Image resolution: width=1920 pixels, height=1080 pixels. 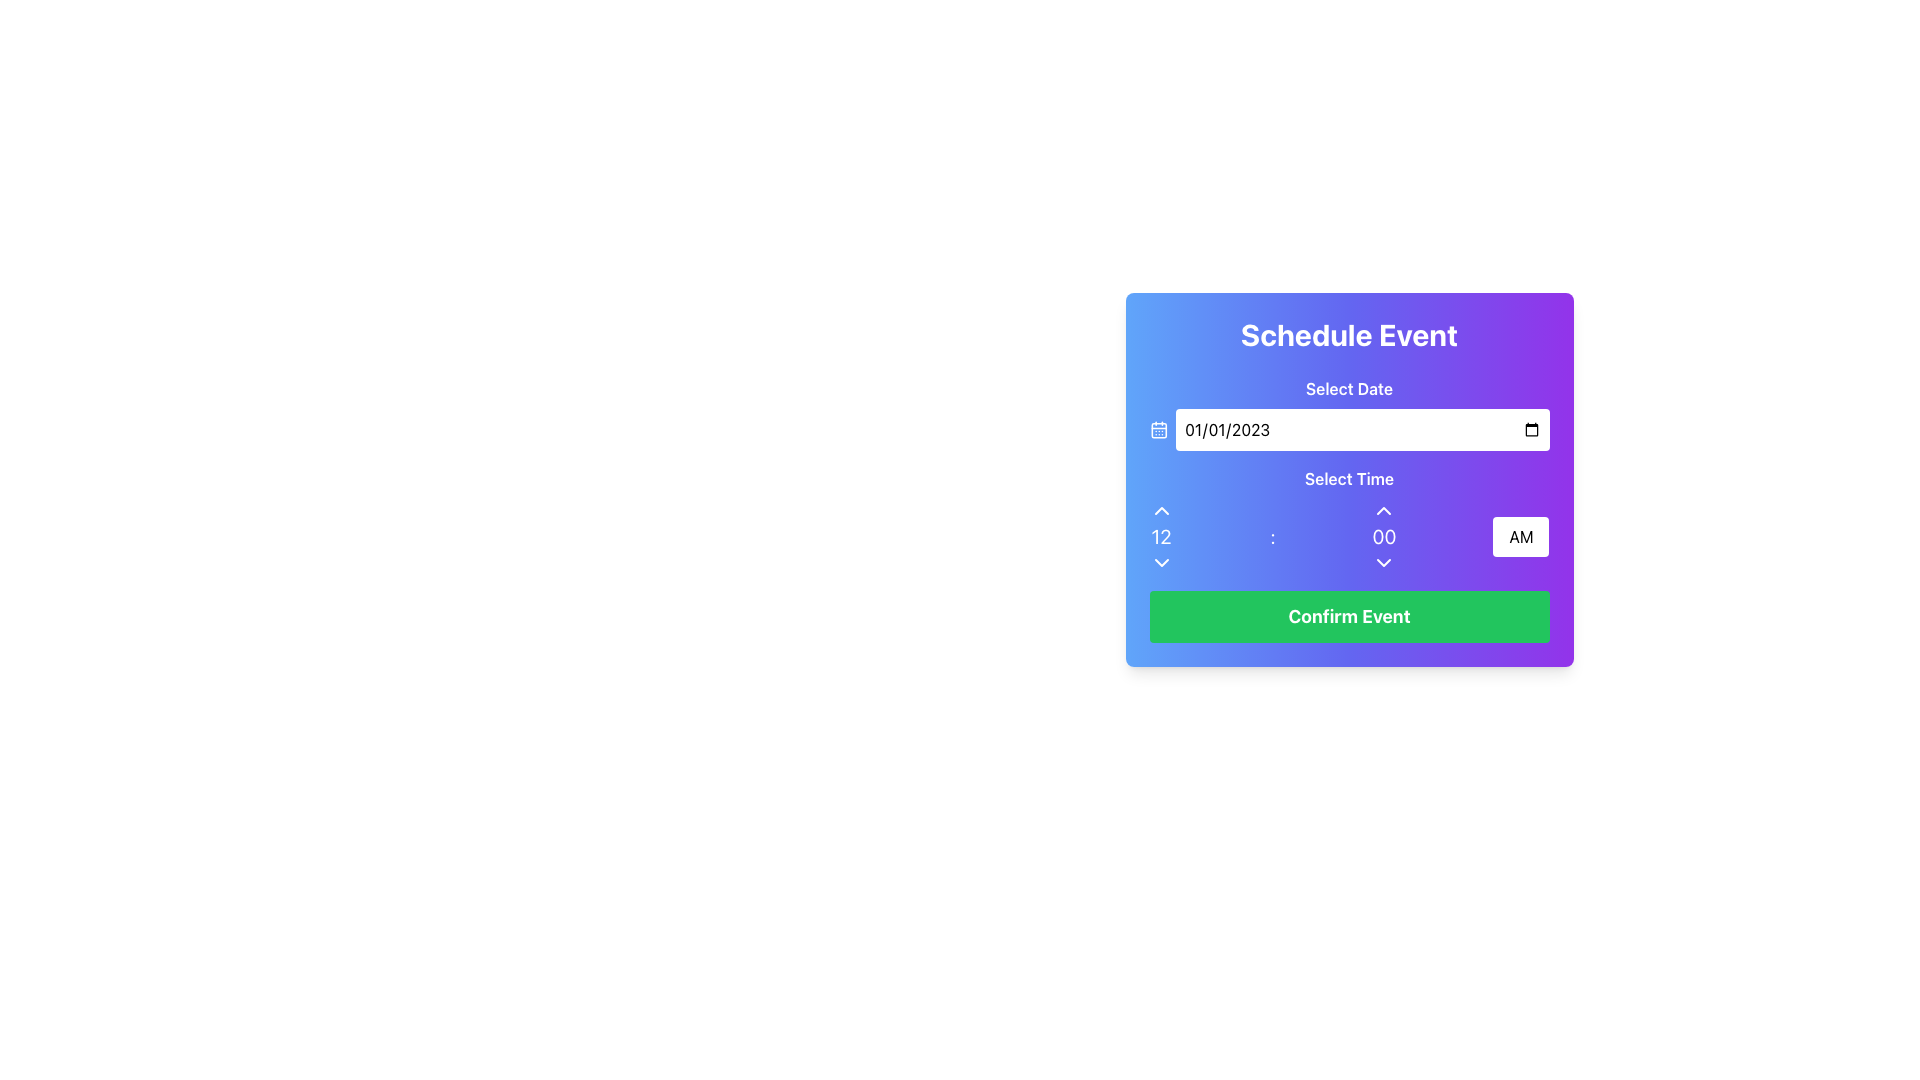 What do you see at coordinates (1349, 519) in the screenshot?
I see `a specific time unit from the Time Selector section titled 'Select Time', which includes numeric spinners for hours and minutes, as well as an AM/PM toggle button` at bounding box center [1349, 519].